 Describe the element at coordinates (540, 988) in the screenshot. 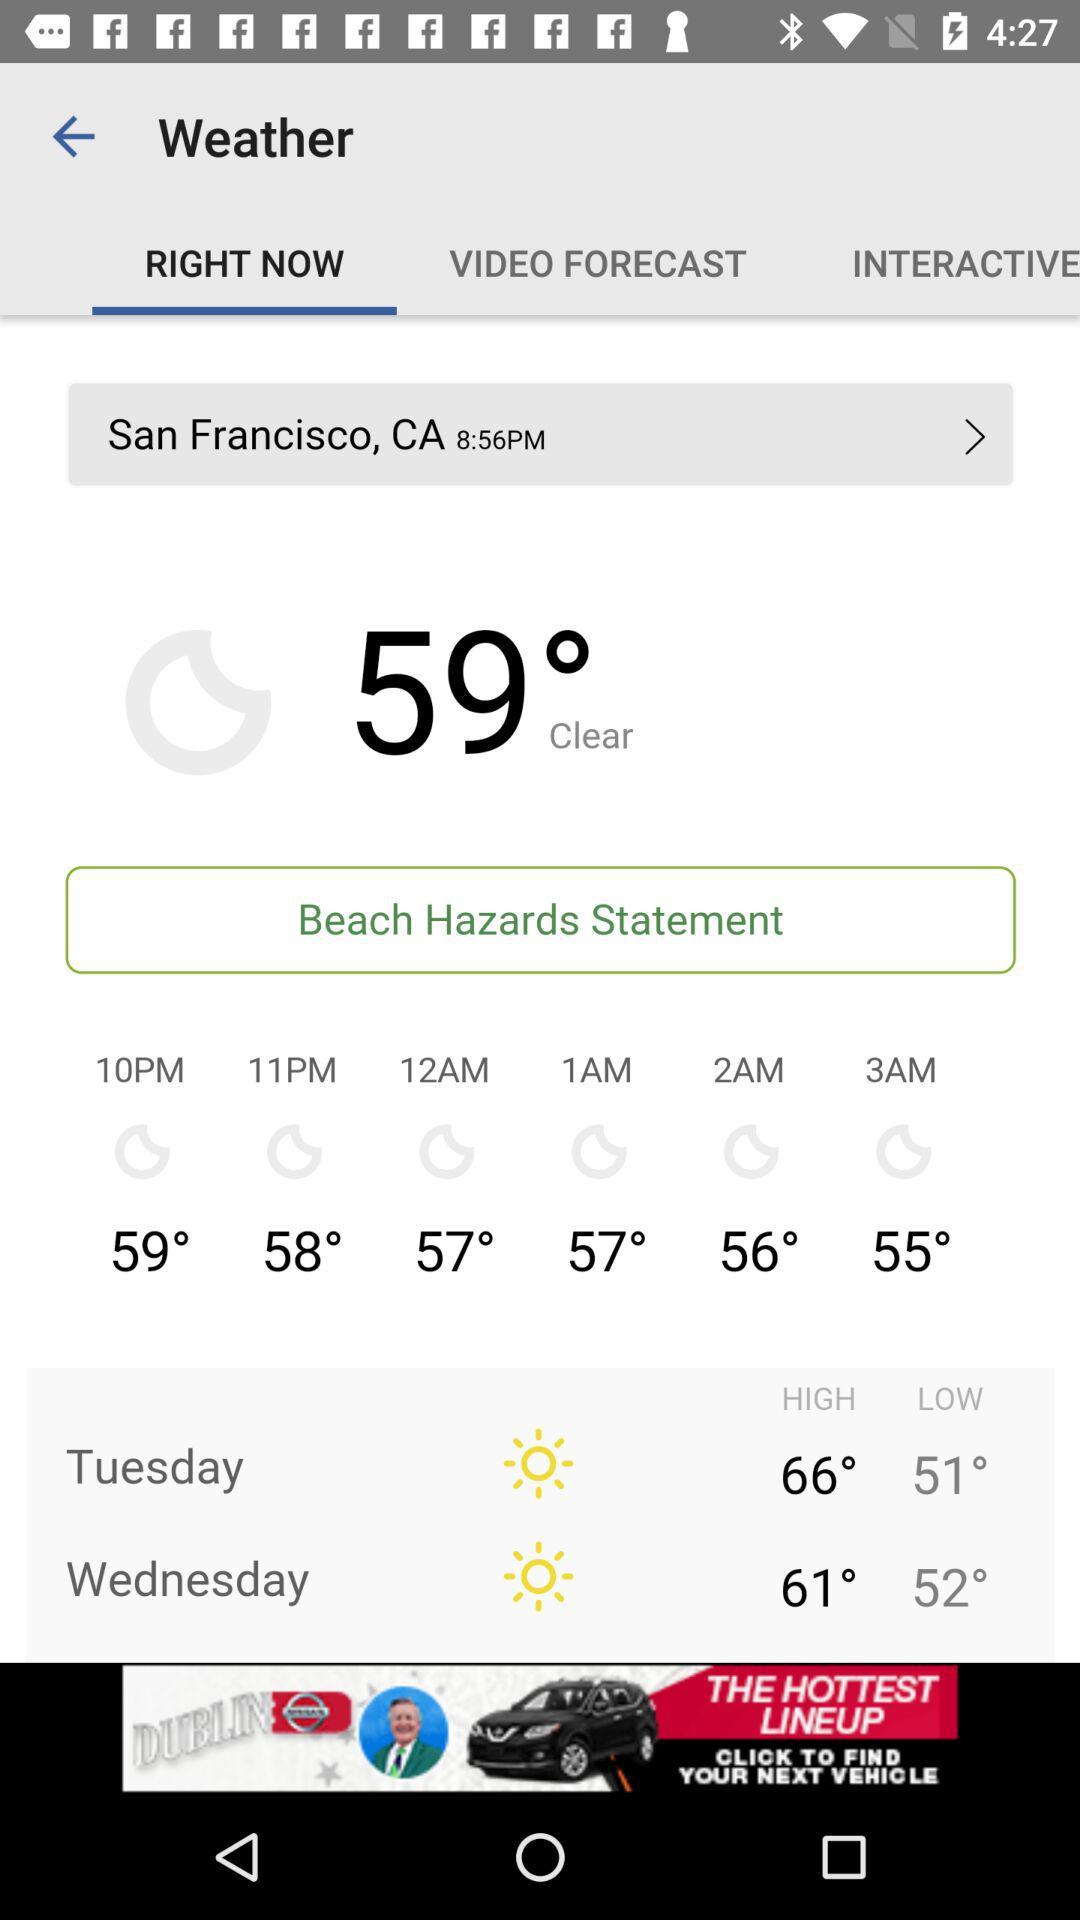

I see `the page` at that location.